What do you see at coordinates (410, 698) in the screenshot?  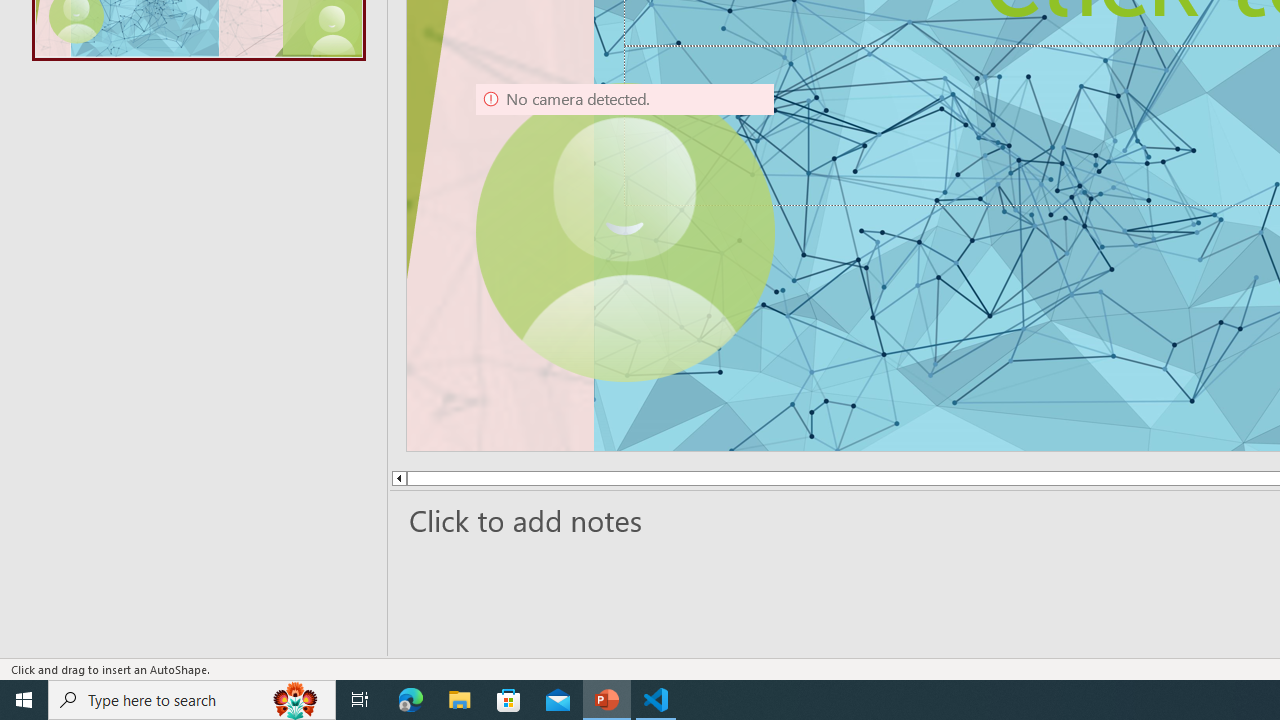 I see `'Microsoft Edge'` at bounding box center [410, 698].